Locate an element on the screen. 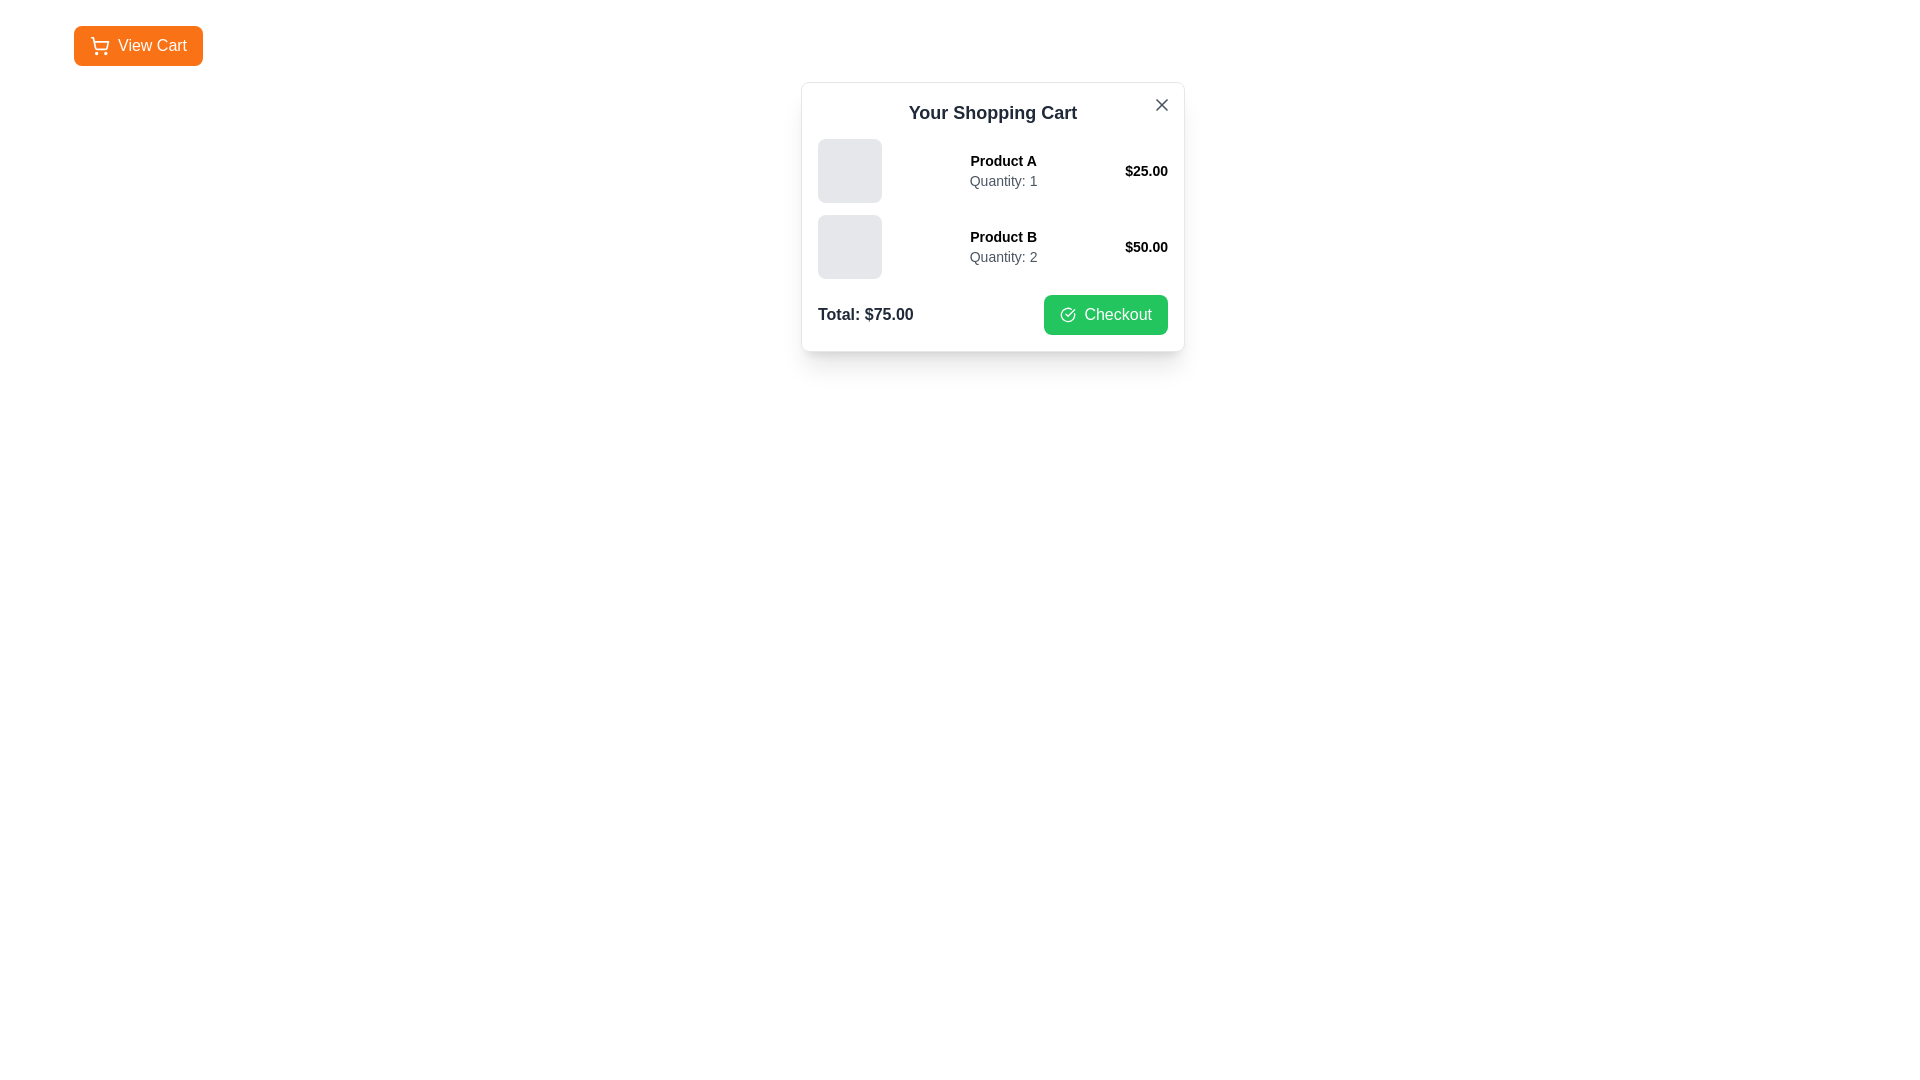 This screenshot has width=1920, height=1080. product details of the List Item titled 'Product B', which includes the price '$50.00' and quantity 'Quantity: 2' is located at coordinates (993, 245).